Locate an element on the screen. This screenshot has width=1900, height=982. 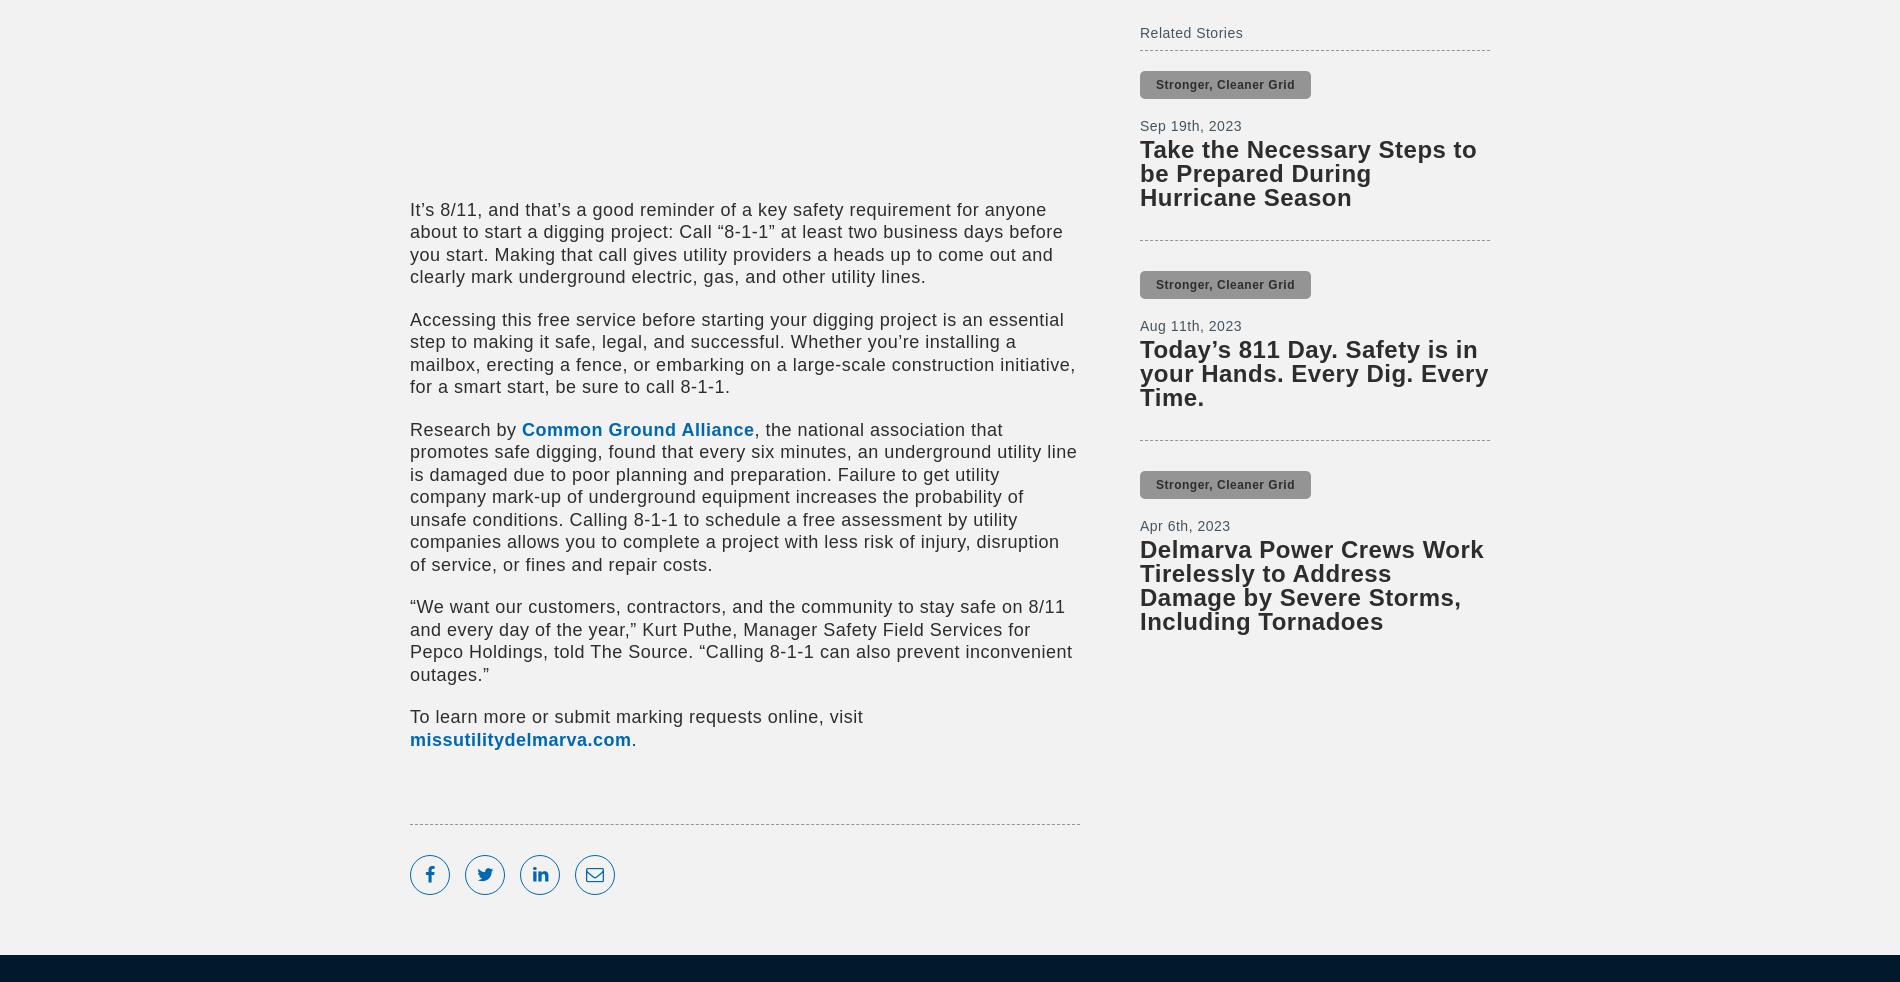
', the national association that promotes safe digging, found that every six minutes, an underground utility line is damaged due to poor planning and preparation. Failure to get utility company mark-up of underground equipment increases the probability of unsafe conditions. Calling 8-1-1 to schedule a free assessment by utility companies allows you to complete a project with less risk of injury, disruption of service, or fines and repair costs.' is located at coordinates (742, 495).